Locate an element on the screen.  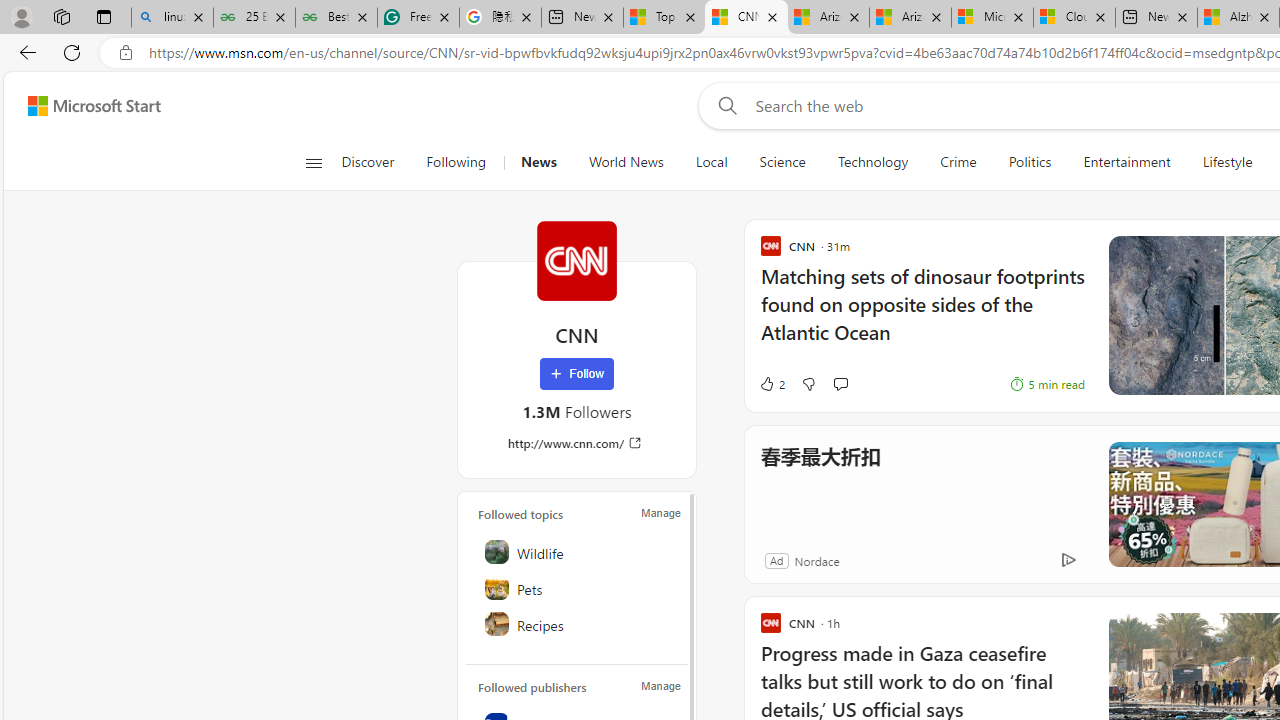
'Pets' is located at coordinates (577, 586).